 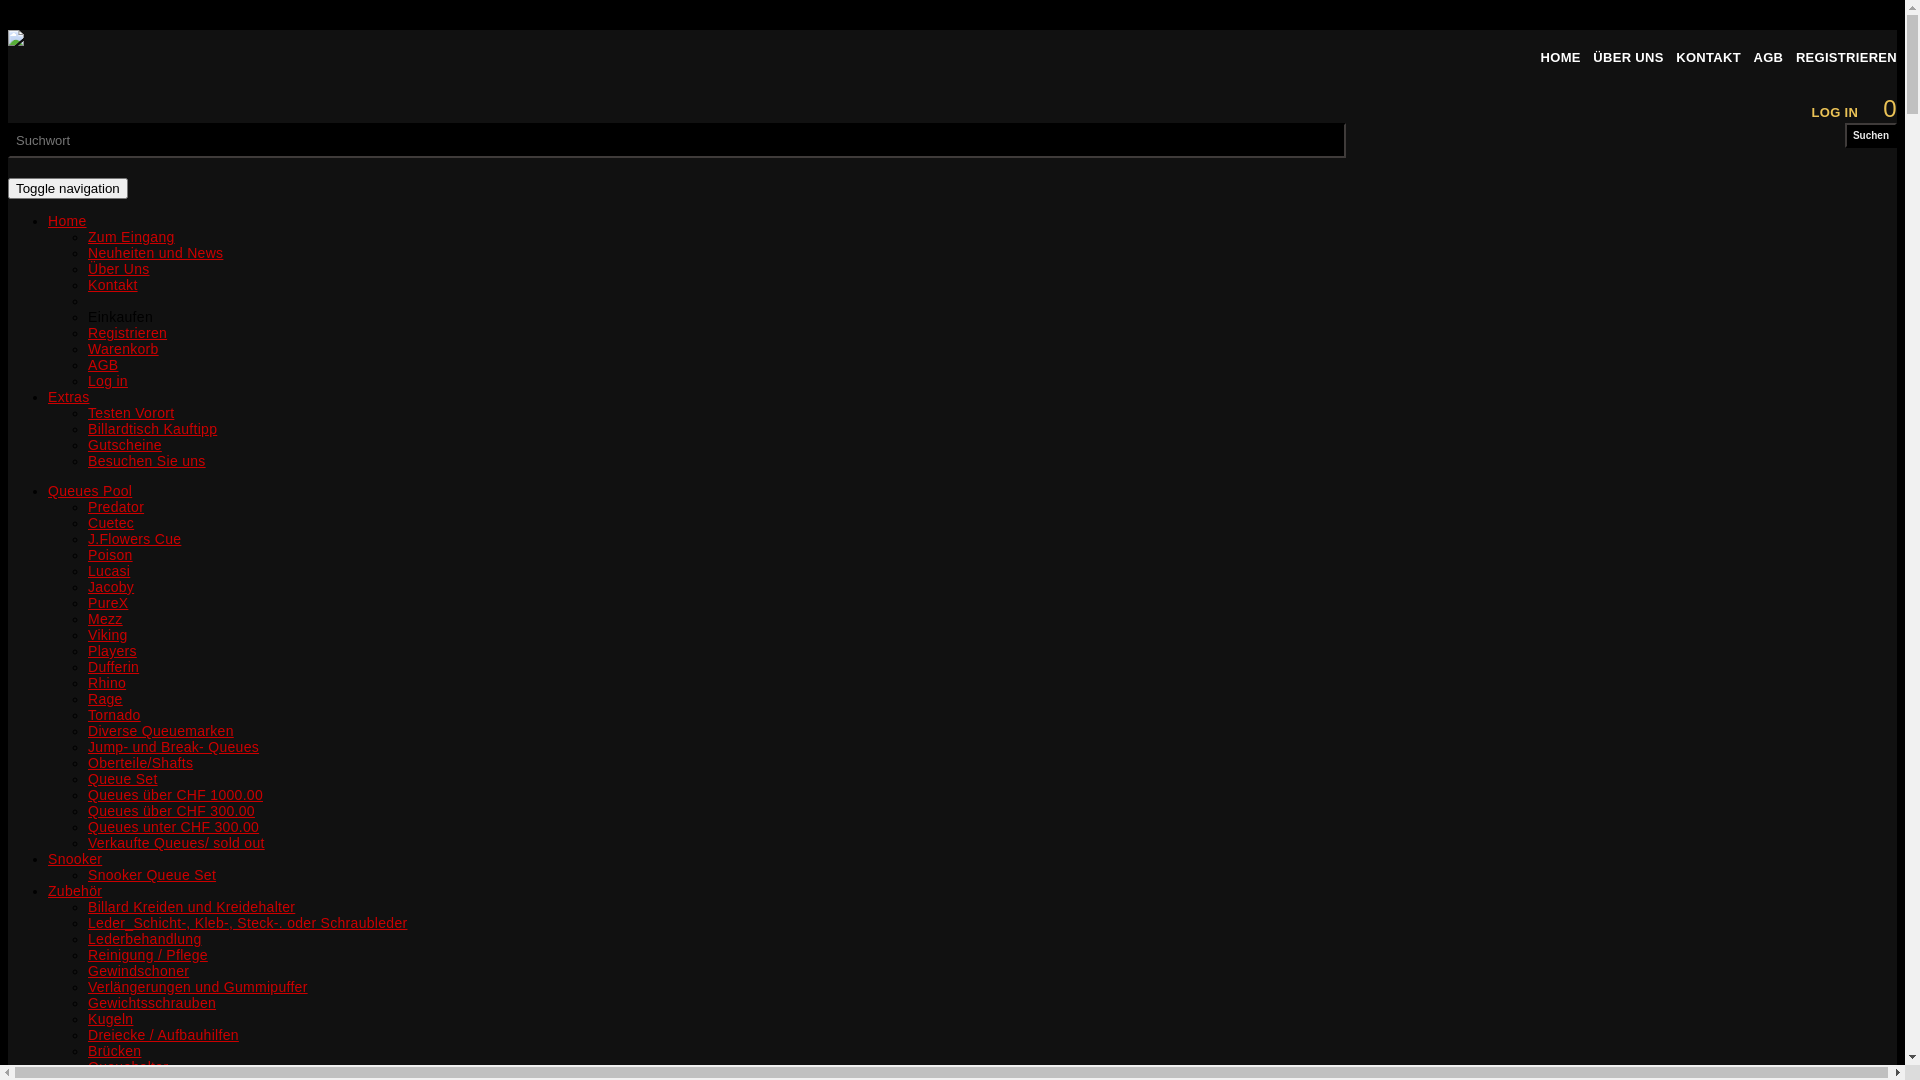 What do you see at coordinates (48, 397) in the screenshot?
I see `'Extras'` at bounding box center [48, 397].